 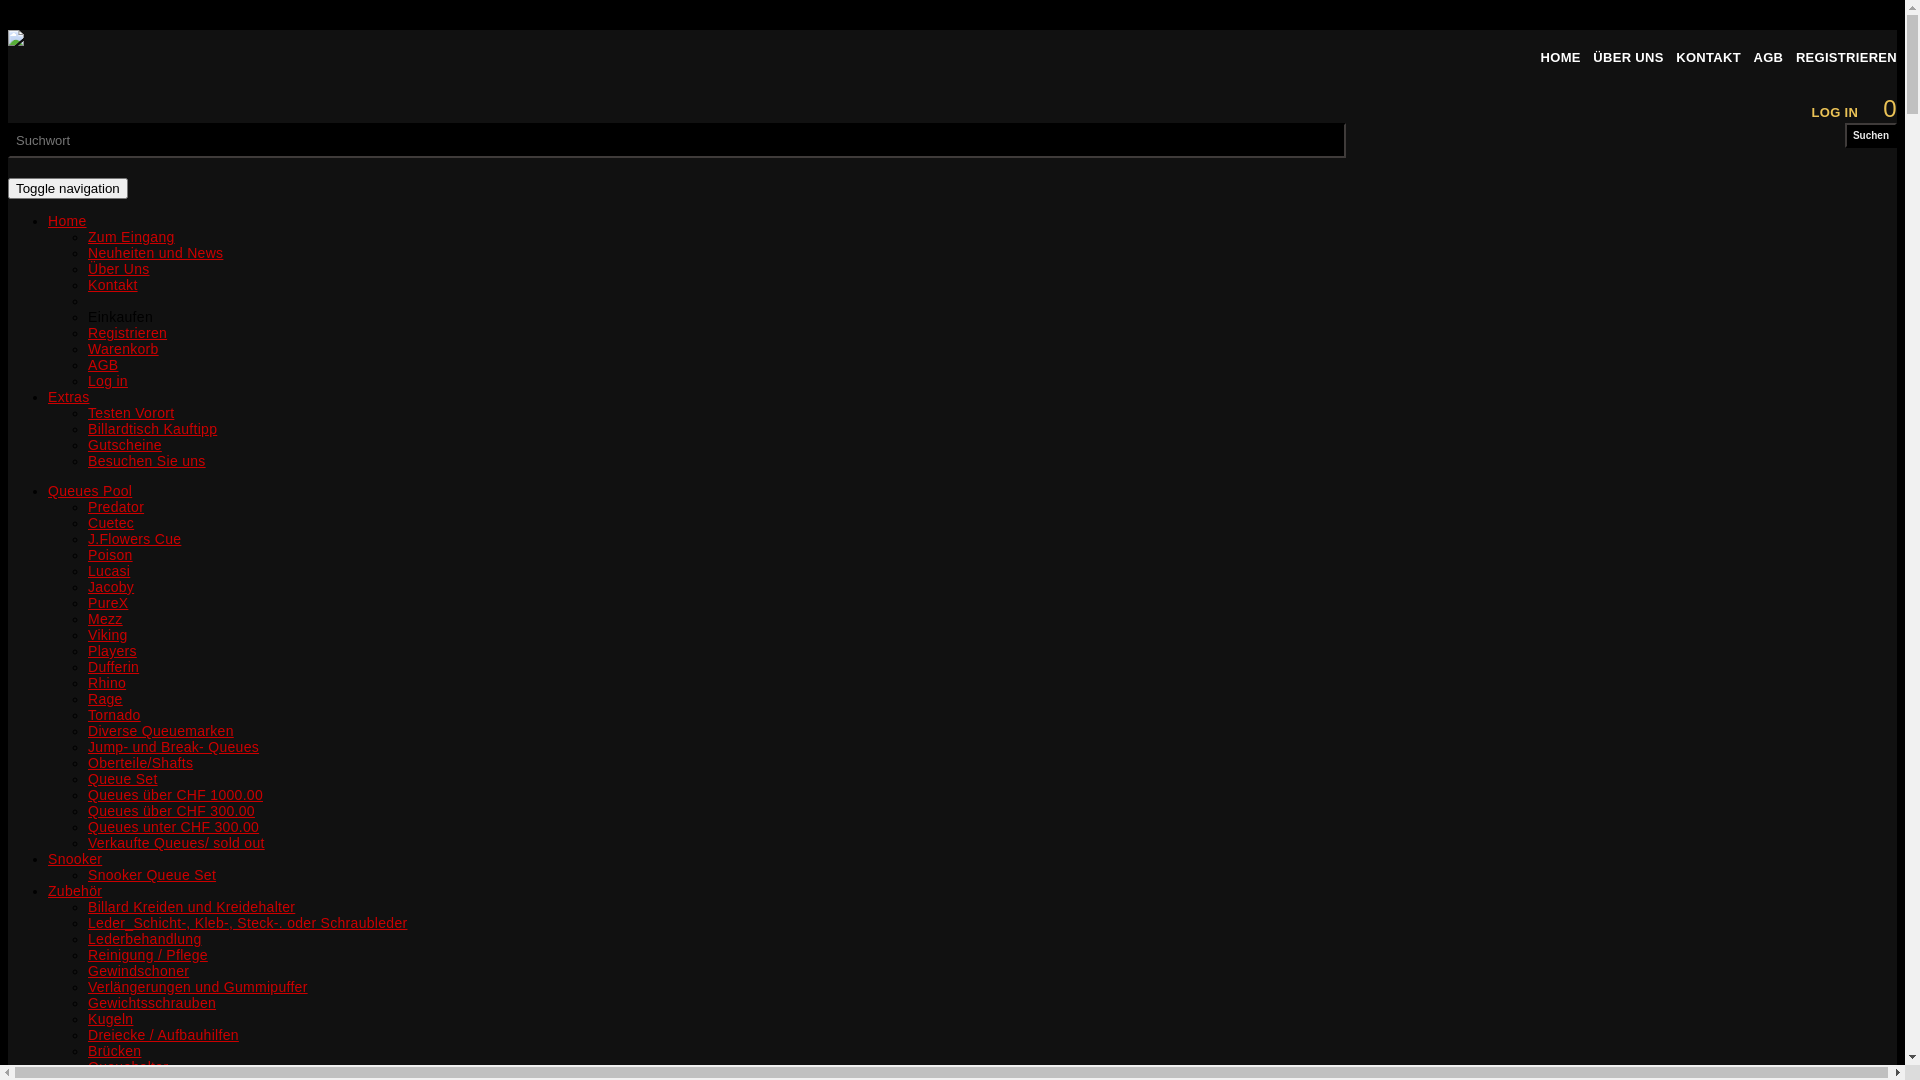 What do you see at coordinates (48, 397) in the screenshot?
I see `'Extras'` at bounding box center [48, 397].